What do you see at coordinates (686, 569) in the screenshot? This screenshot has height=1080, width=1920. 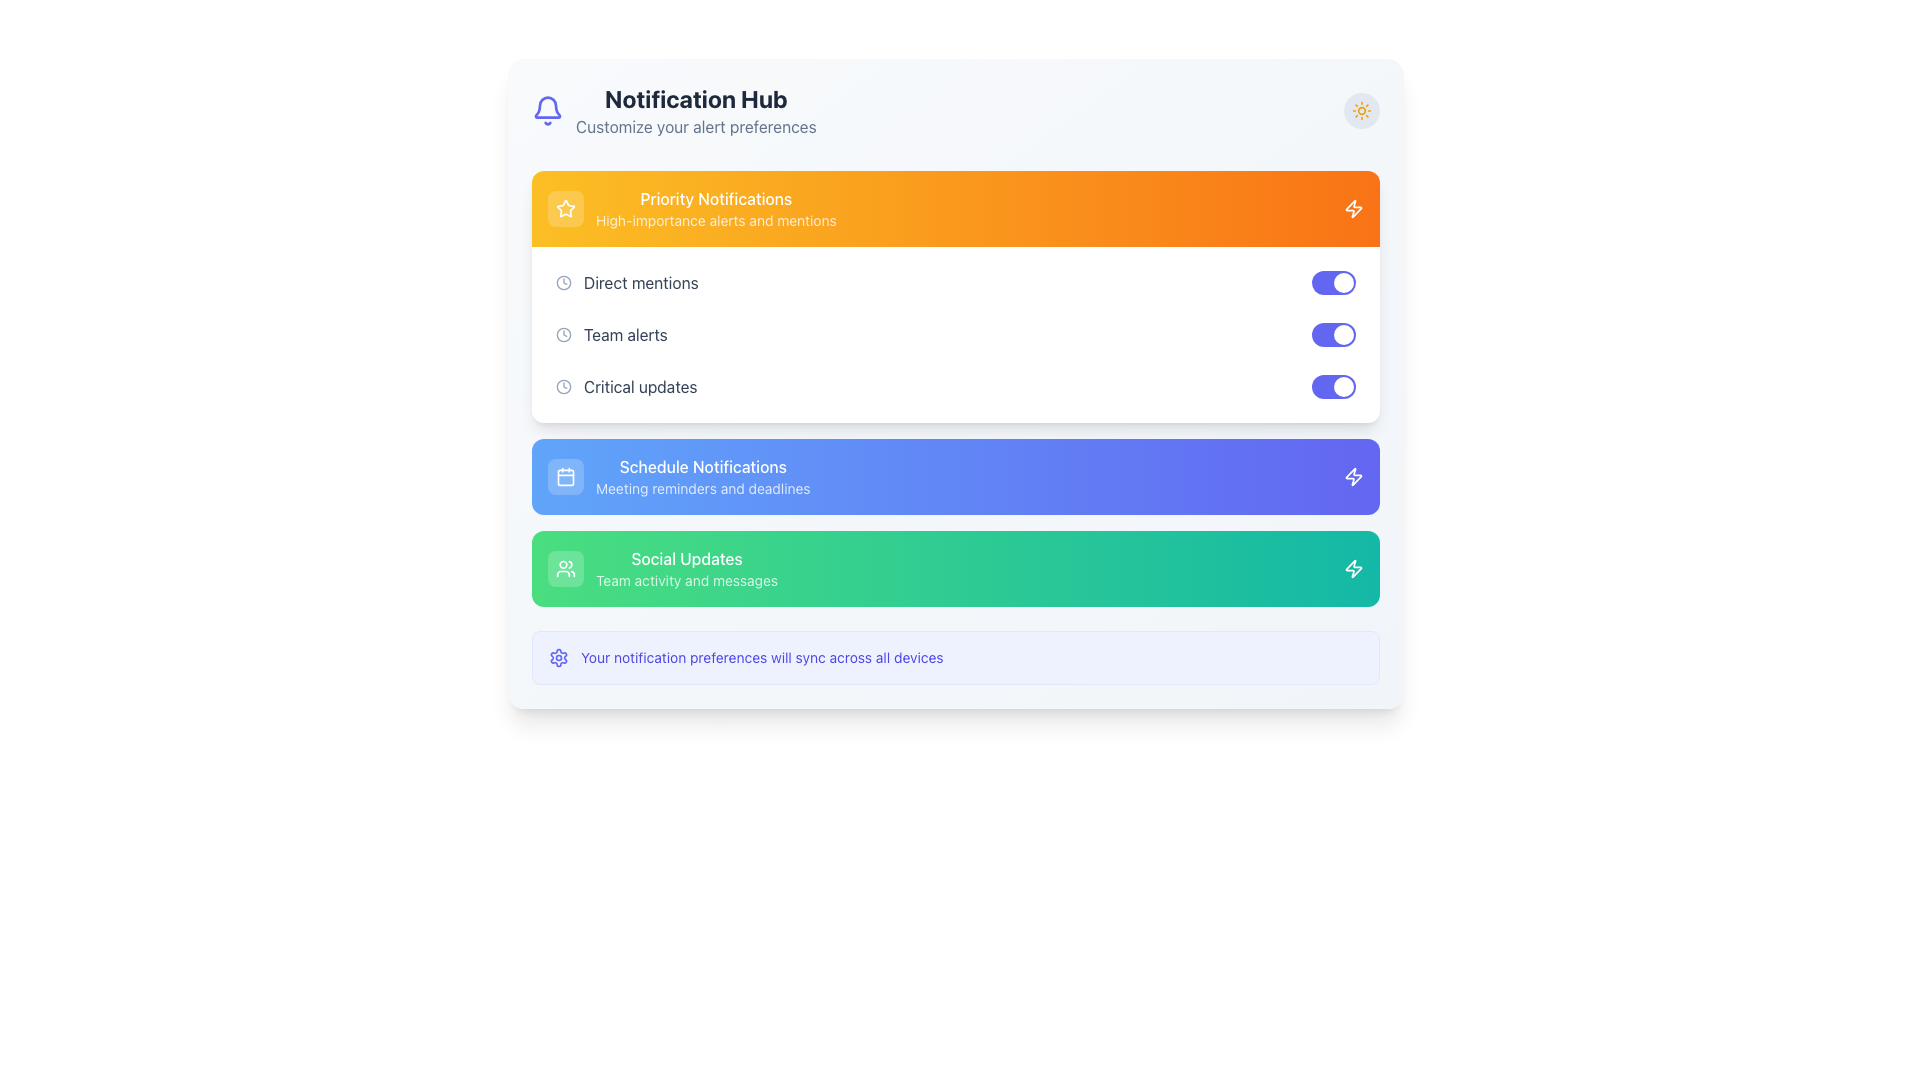 I see `the Static text component that provides a header and descriptor for the 'Social Updates' notification category, located in the green section of the notification hub interface` at bounding box center [686, 569].